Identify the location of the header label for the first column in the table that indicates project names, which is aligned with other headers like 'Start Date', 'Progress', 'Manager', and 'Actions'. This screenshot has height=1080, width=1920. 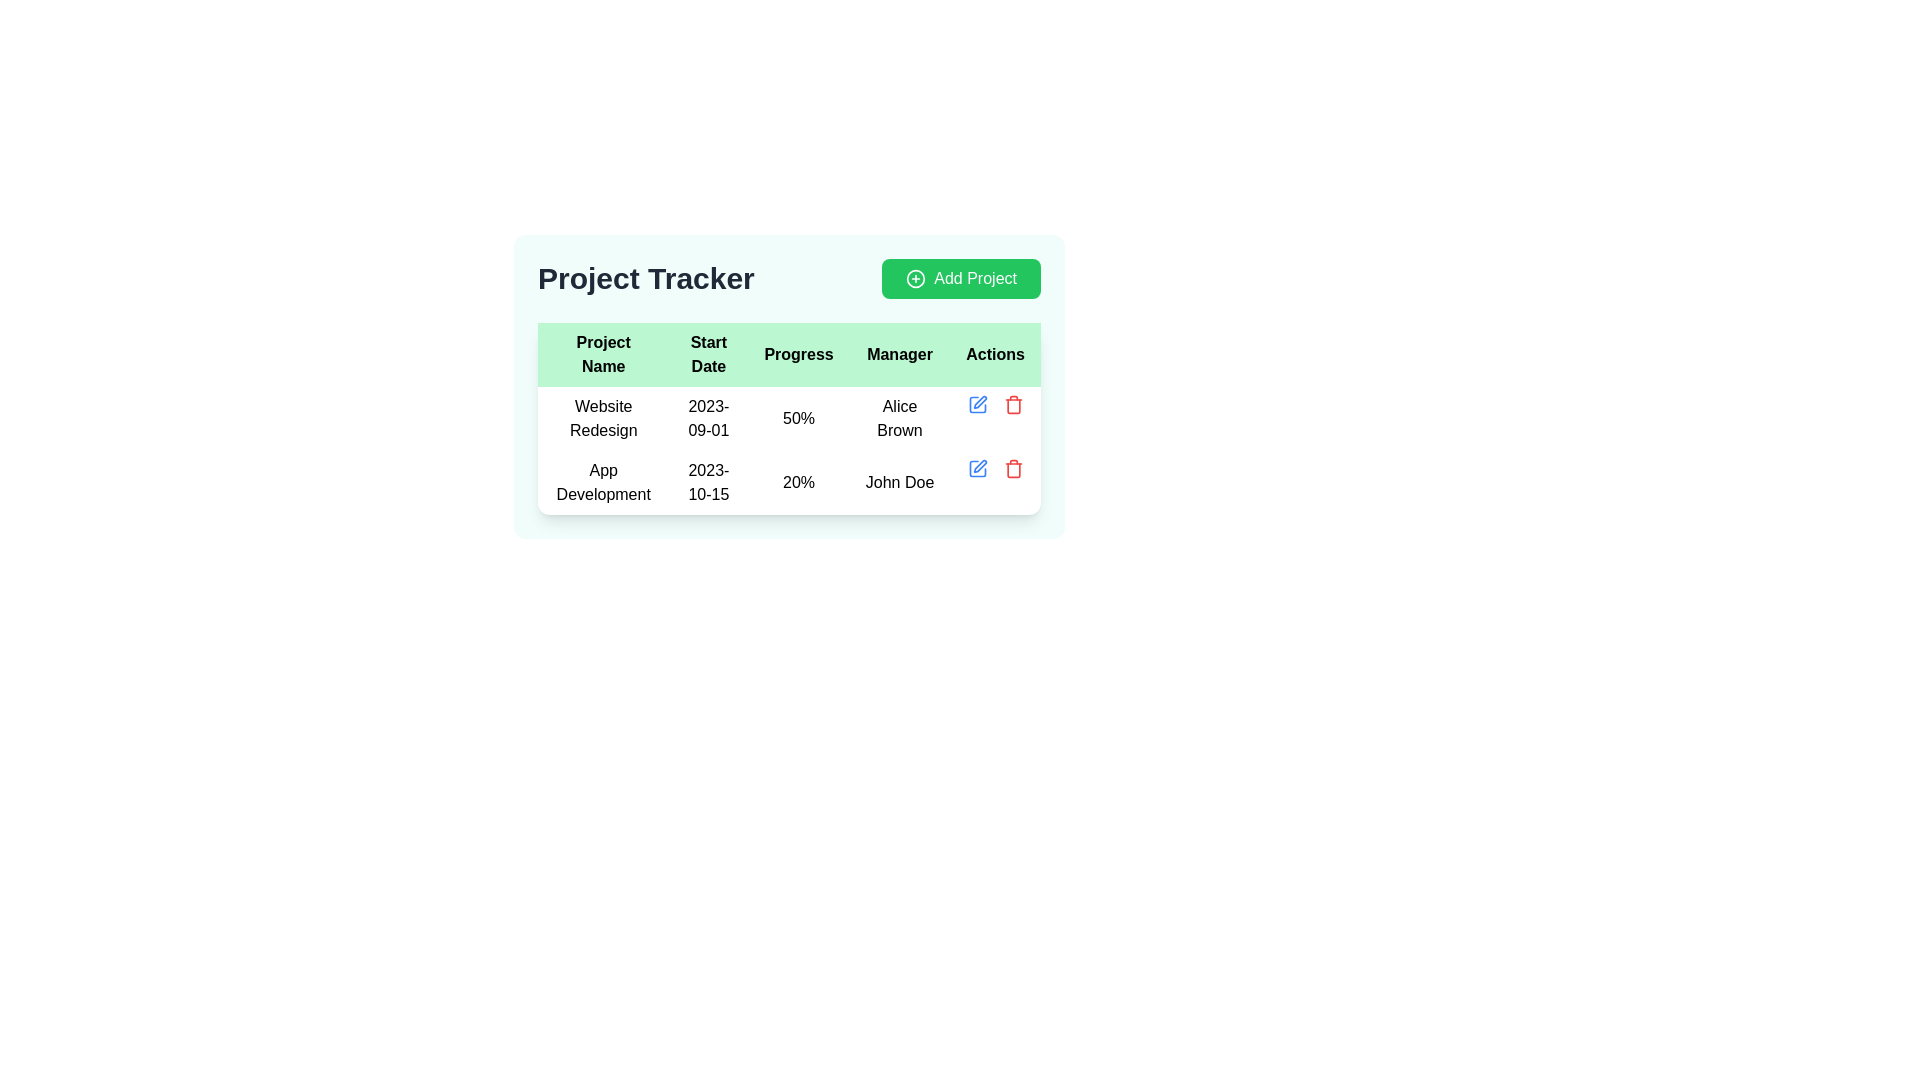
(602, 353).